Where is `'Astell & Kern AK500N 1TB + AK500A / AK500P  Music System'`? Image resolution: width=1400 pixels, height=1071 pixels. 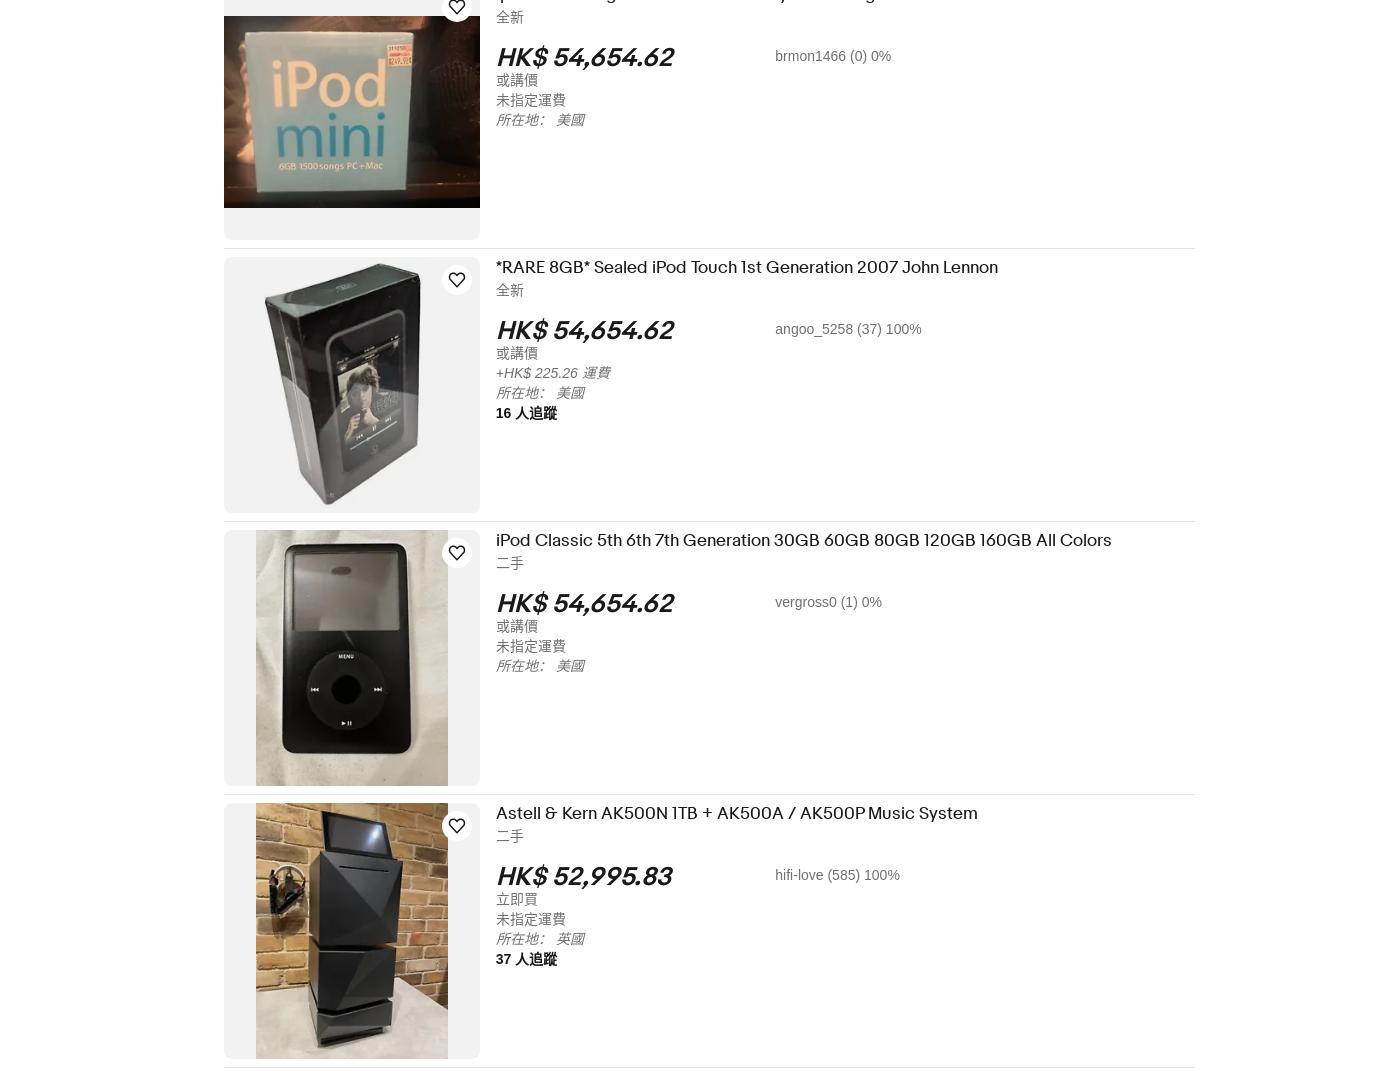
'Astell & Kern AK500N 1TB + AK500A / AK500P  Music System' is located at coordinates (508, 812).